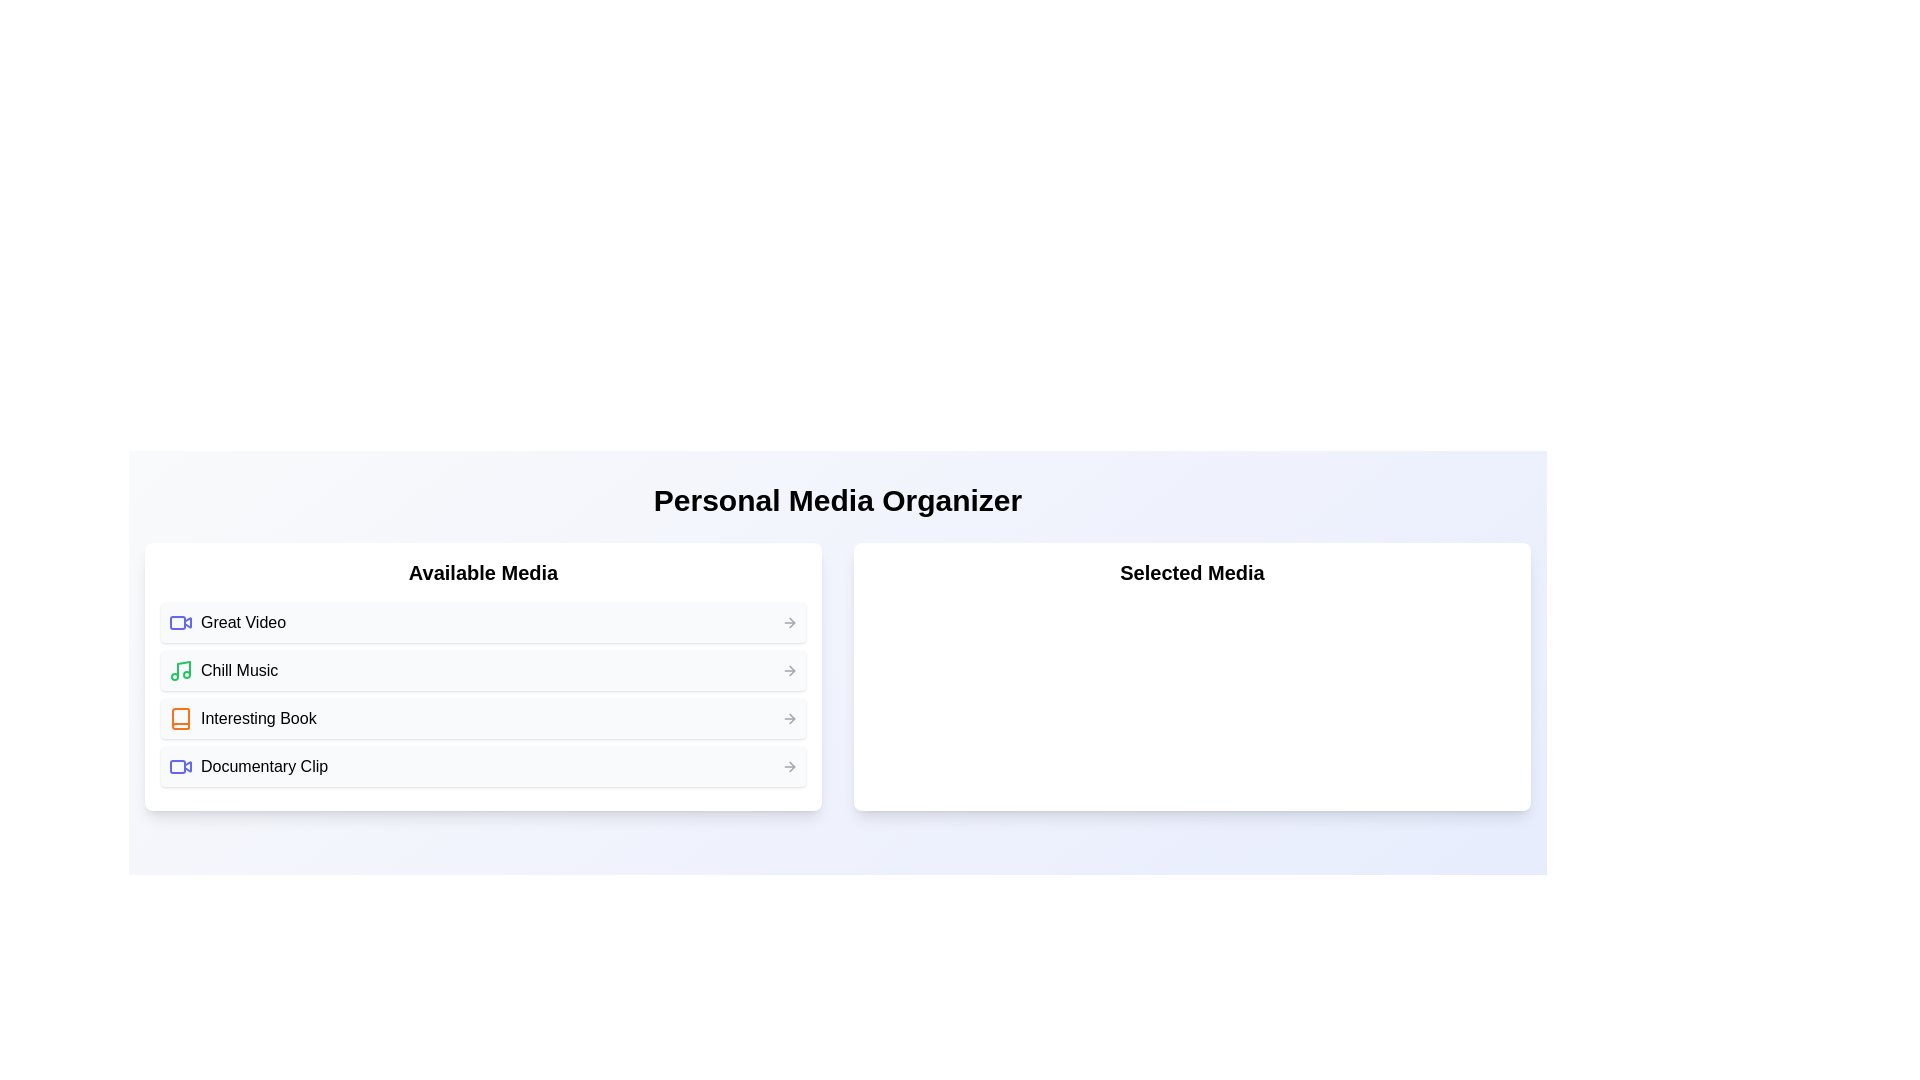  Describe the element at coordinates (181, 622) in the screenshot. I see `the video media icon representing 'Great Video' located in the 'Available Media' section of the interface` at that location.